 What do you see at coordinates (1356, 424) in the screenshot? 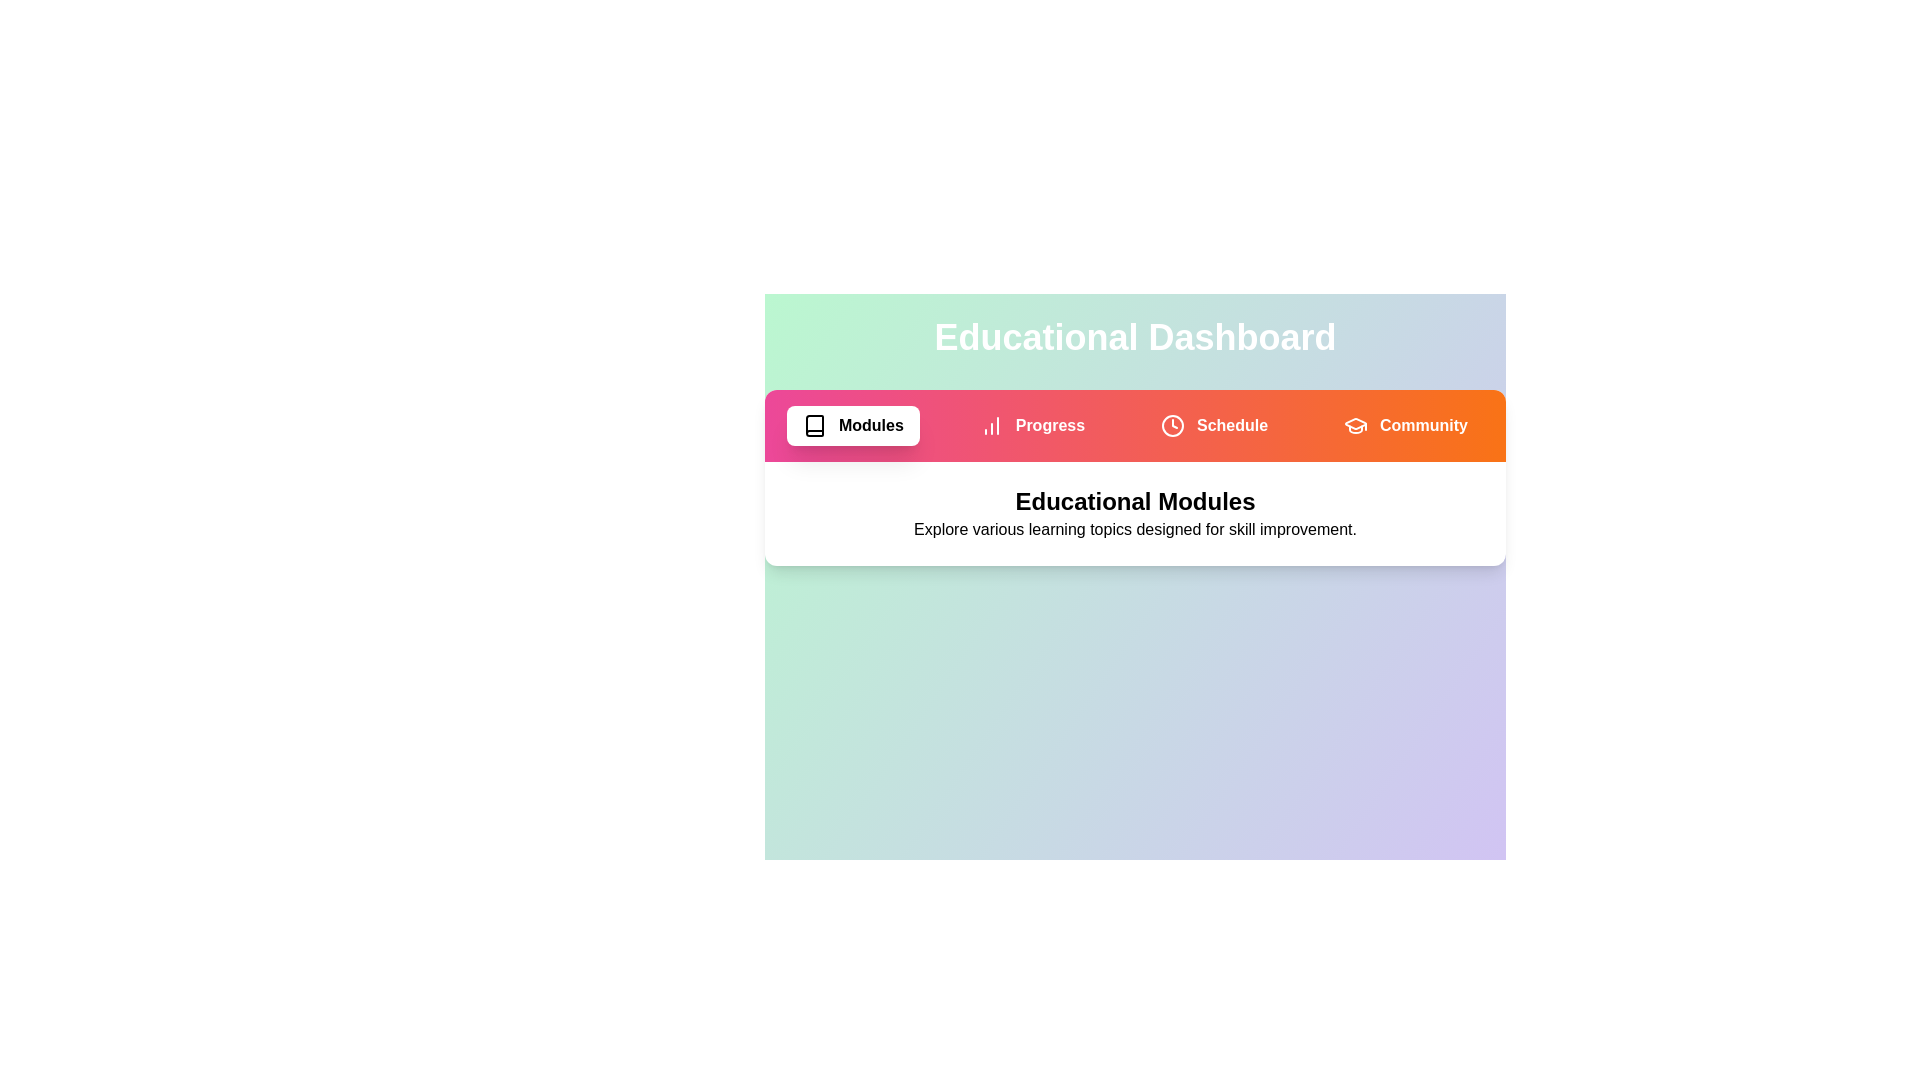
I see `the 'Community' button which contains the icon on the right-most side of the horizontal menu bar` at bounding box center [1356, 424].